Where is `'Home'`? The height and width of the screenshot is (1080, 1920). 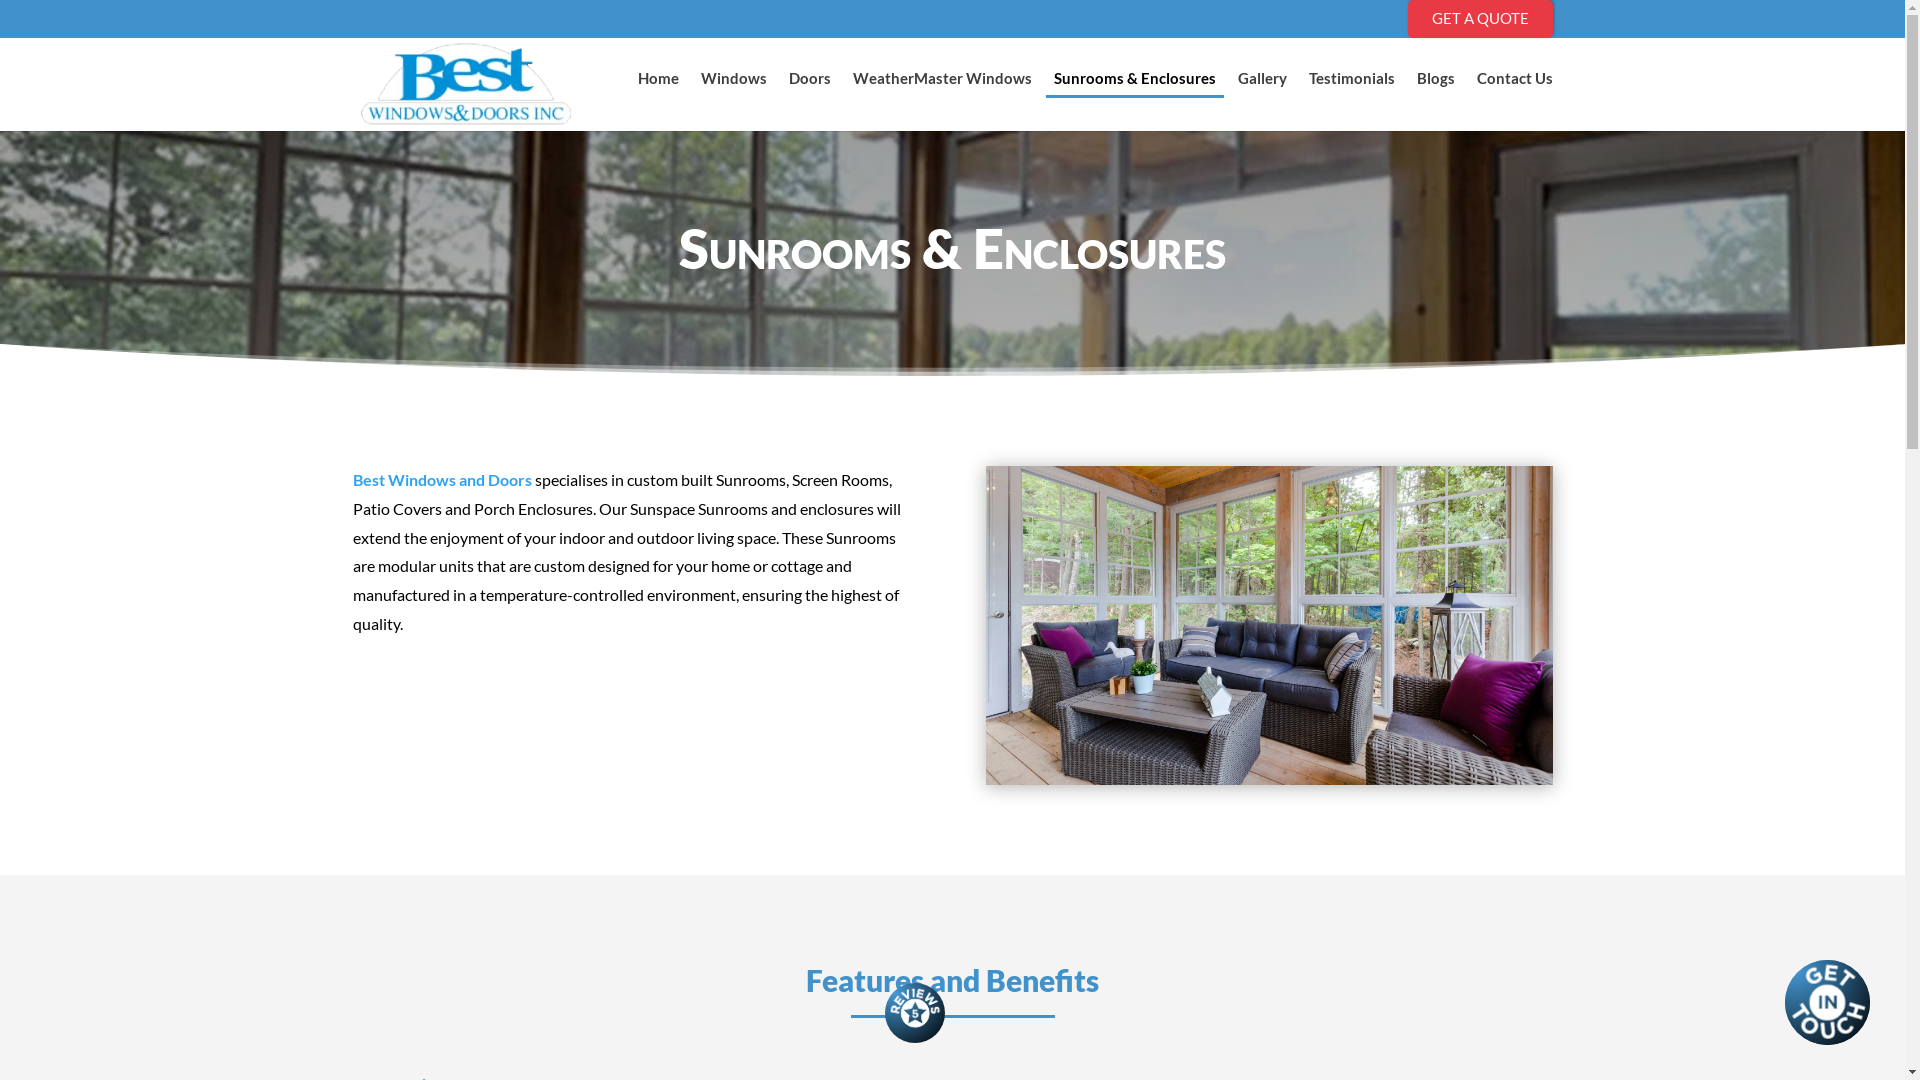 'Home' is located at coordinates (637, 94).